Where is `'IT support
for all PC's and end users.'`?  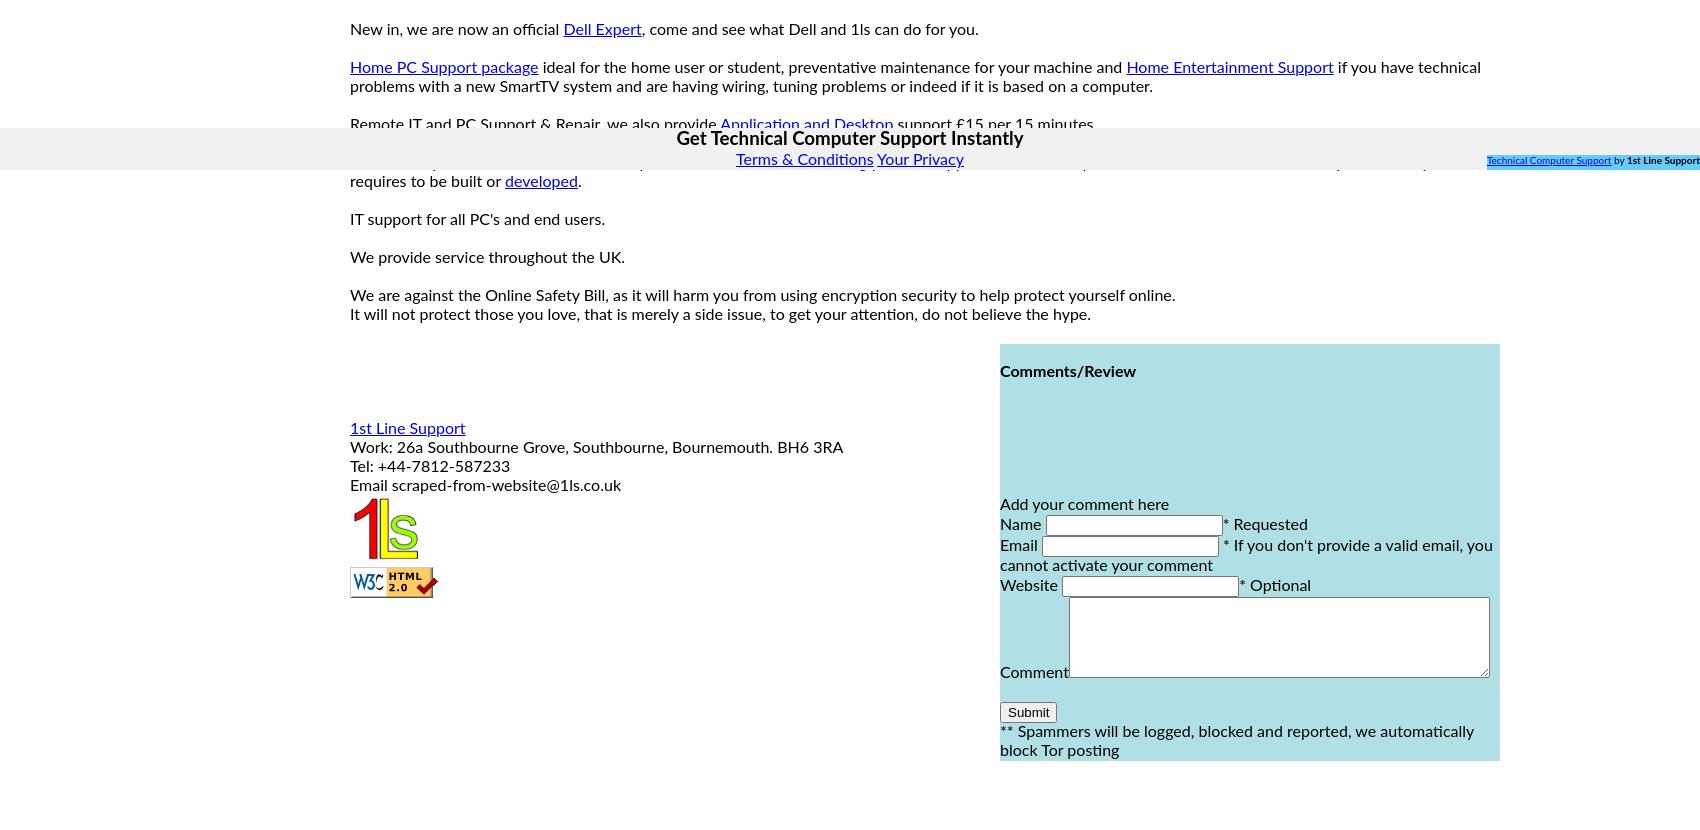
'IT support
for all PC's and end users.' is located at coordinates (477, 219).